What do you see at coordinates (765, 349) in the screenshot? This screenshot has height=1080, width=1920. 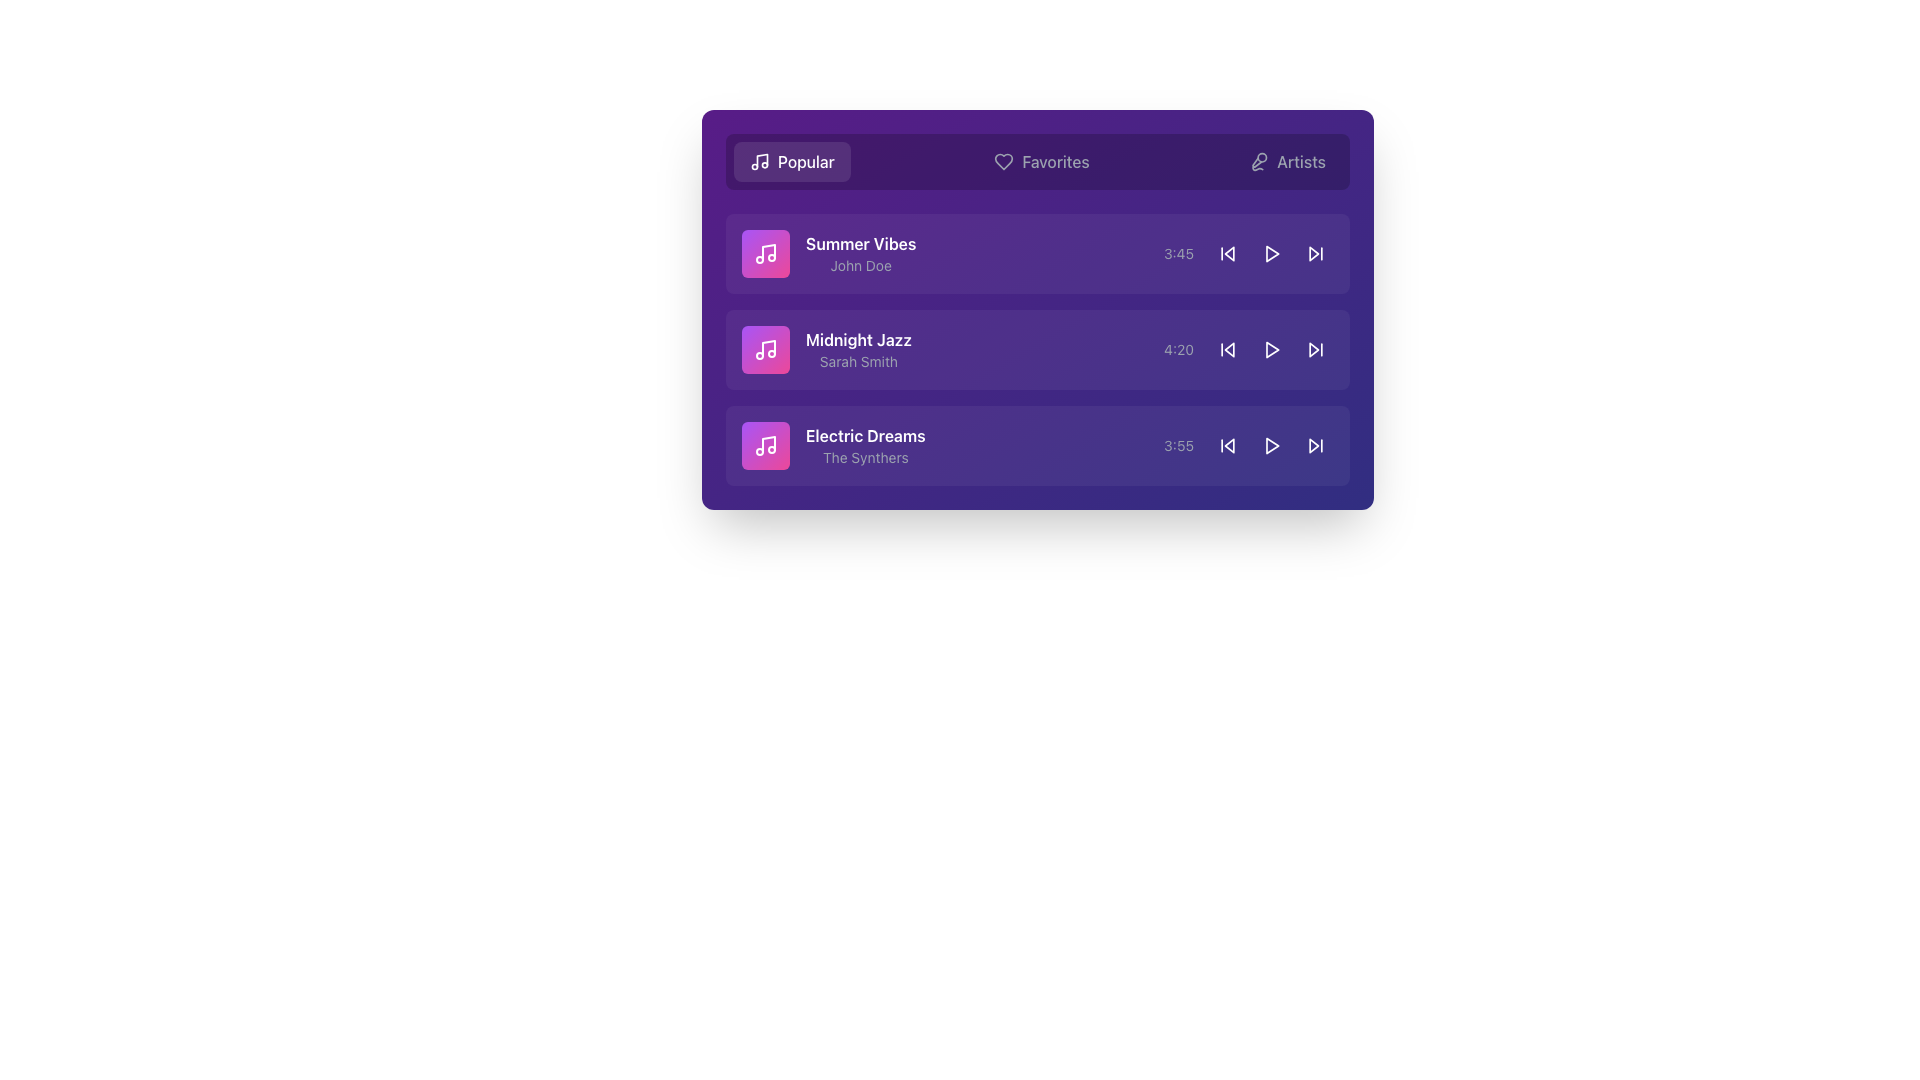 I see `music track icon located to the left of the 'Summer Vibes' text in the top row of the list interface to view its properties` at bounding box center [765, 349].